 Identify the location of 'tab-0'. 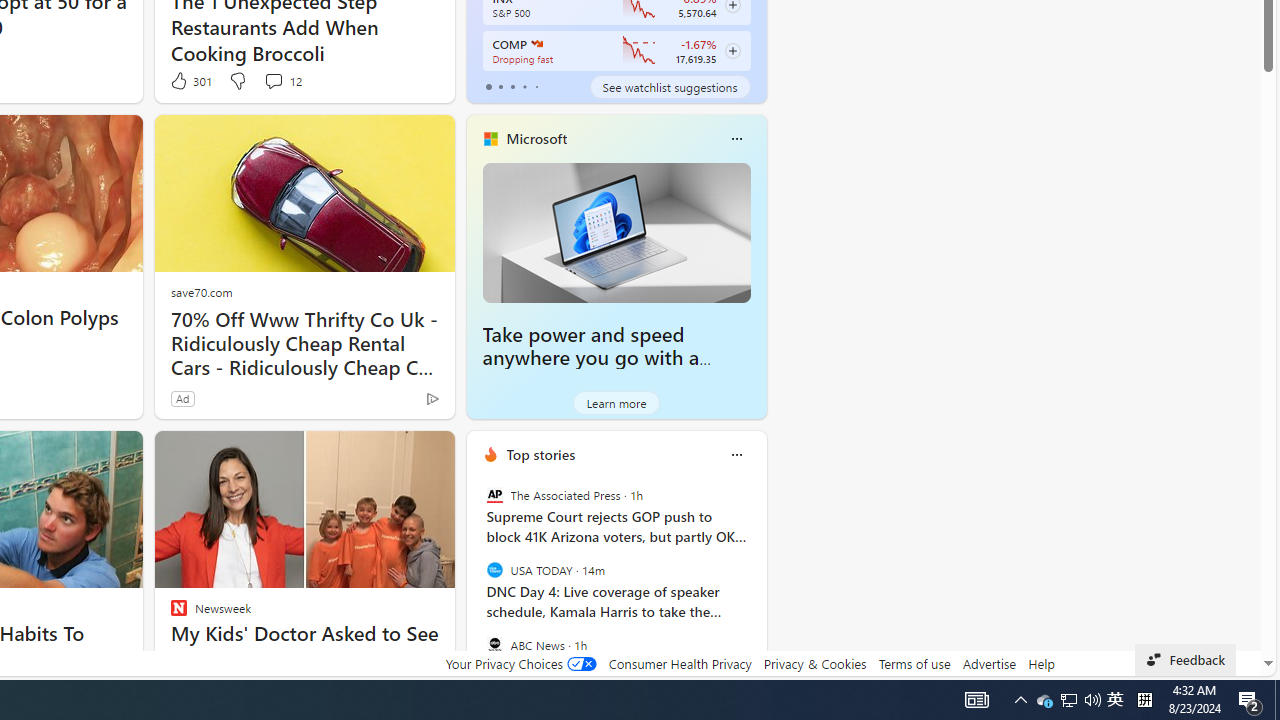
(488, 86).